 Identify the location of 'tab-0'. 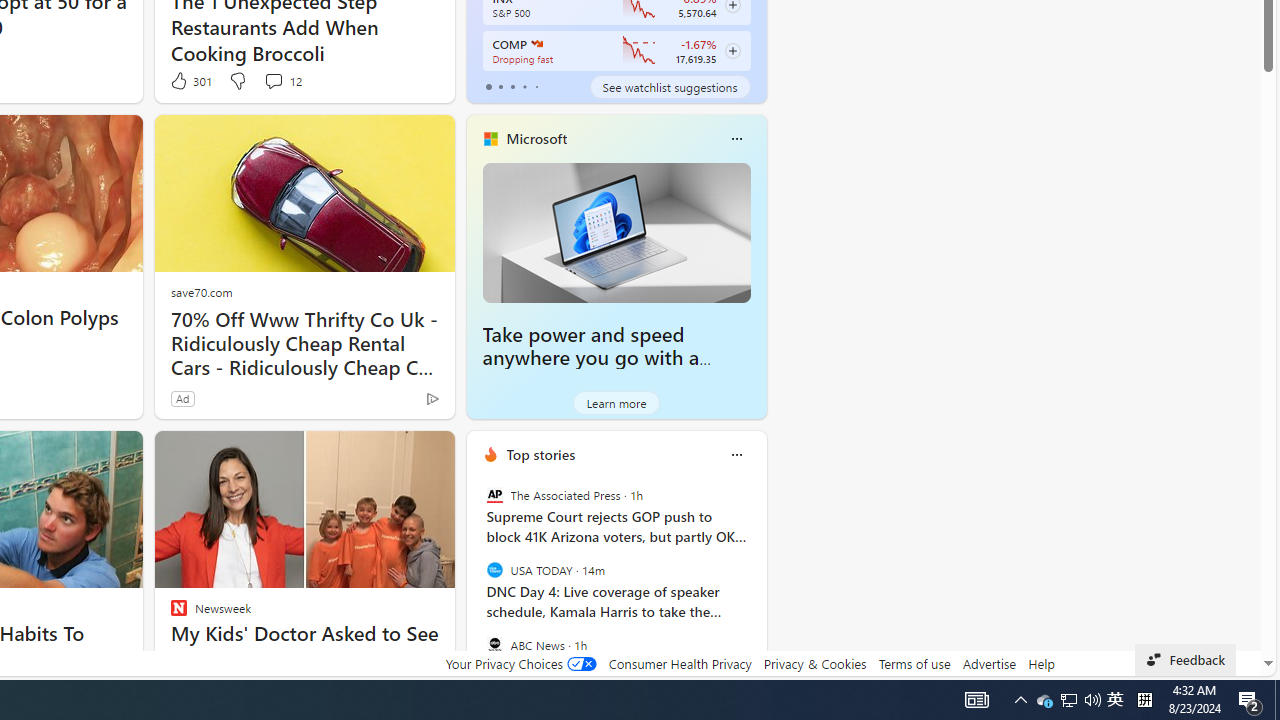
(488, 86).